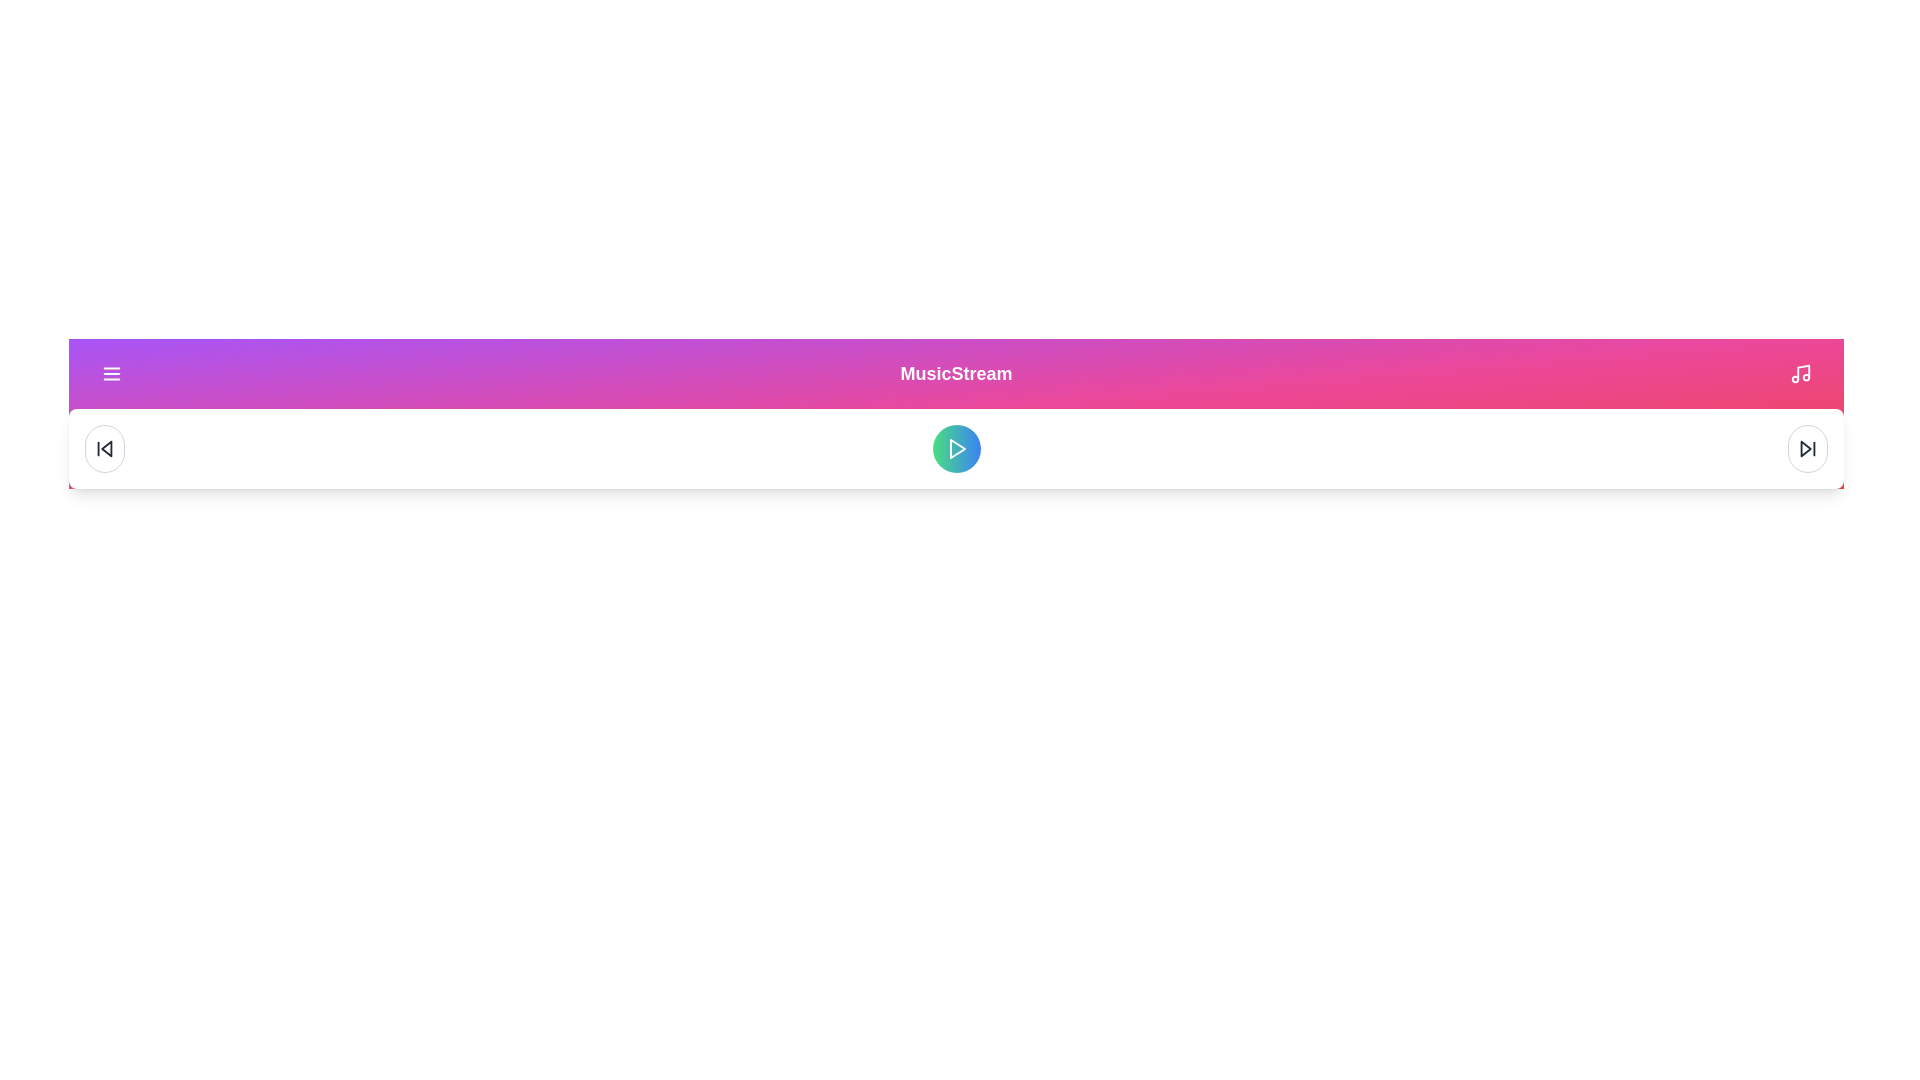 Image resolution: width=1920 pixels, height=1080 pixels. What do you see at coordinates (955, 447) in the screenshot?
I see `the play button to toggle the play/pause state of the current track` at bounding box center [955, 447].